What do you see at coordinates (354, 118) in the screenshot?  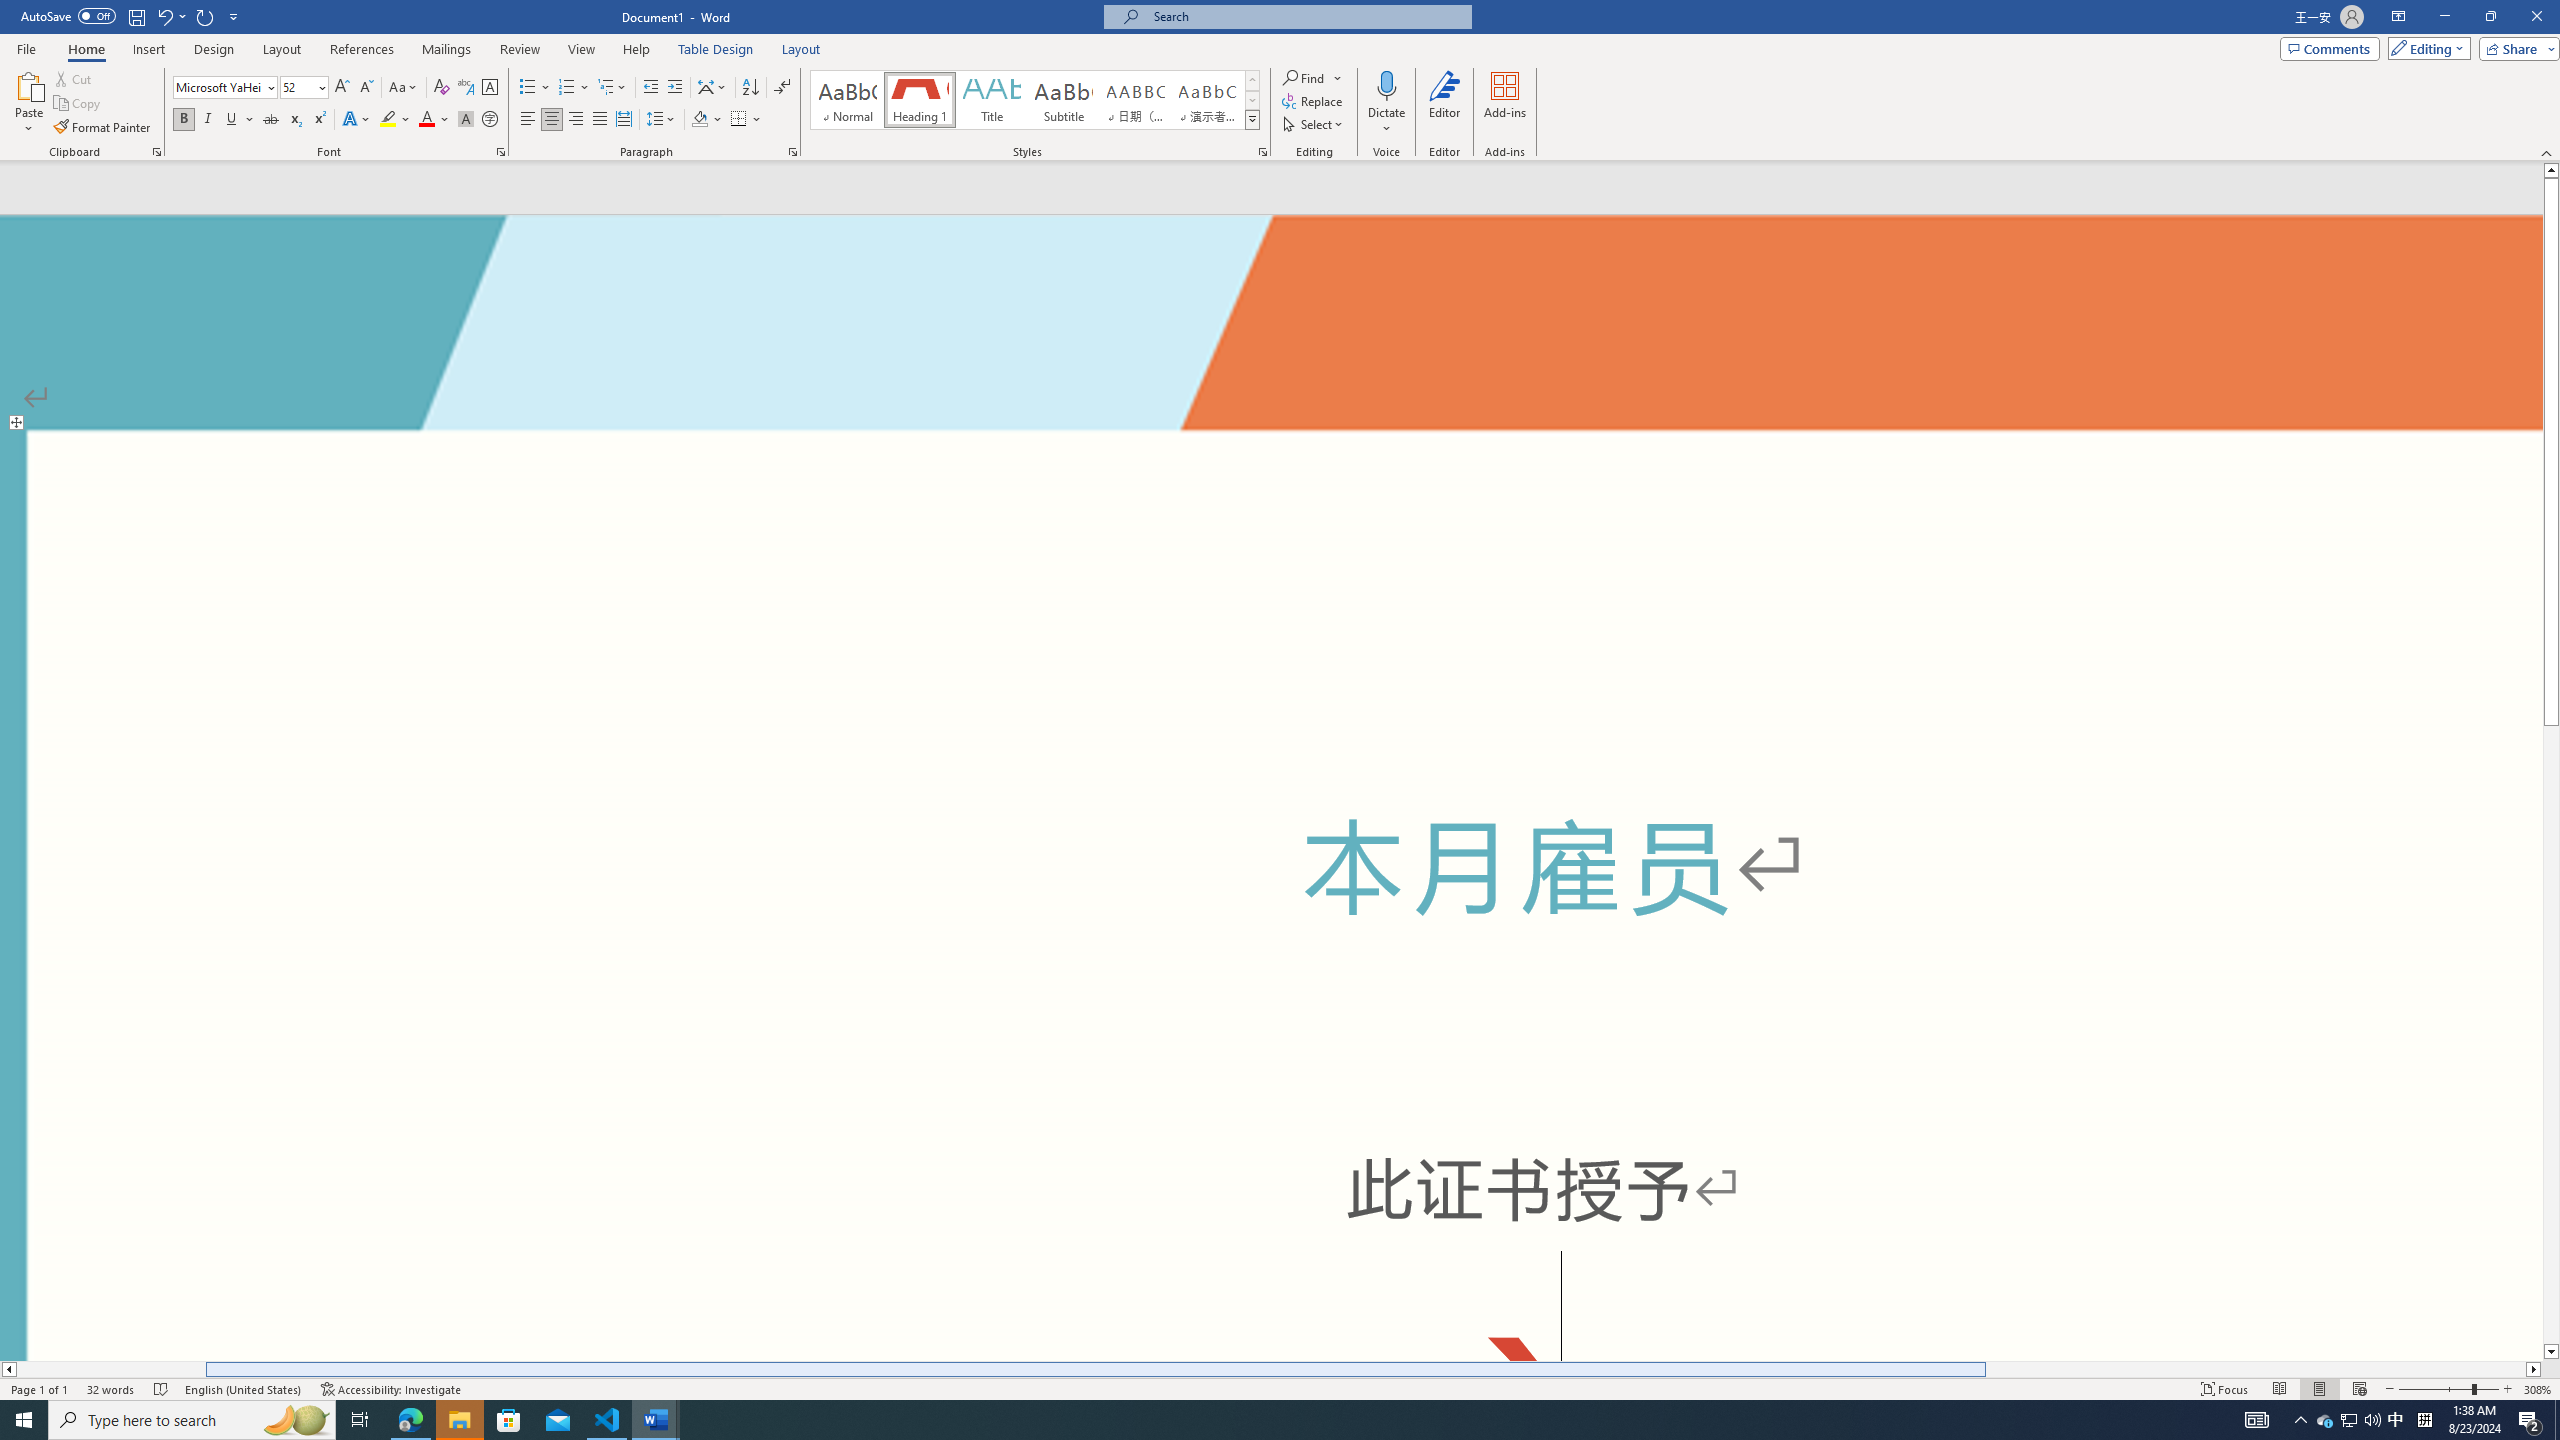 I see `'Text Effects and Typography'` at bounding box center [354, 118].